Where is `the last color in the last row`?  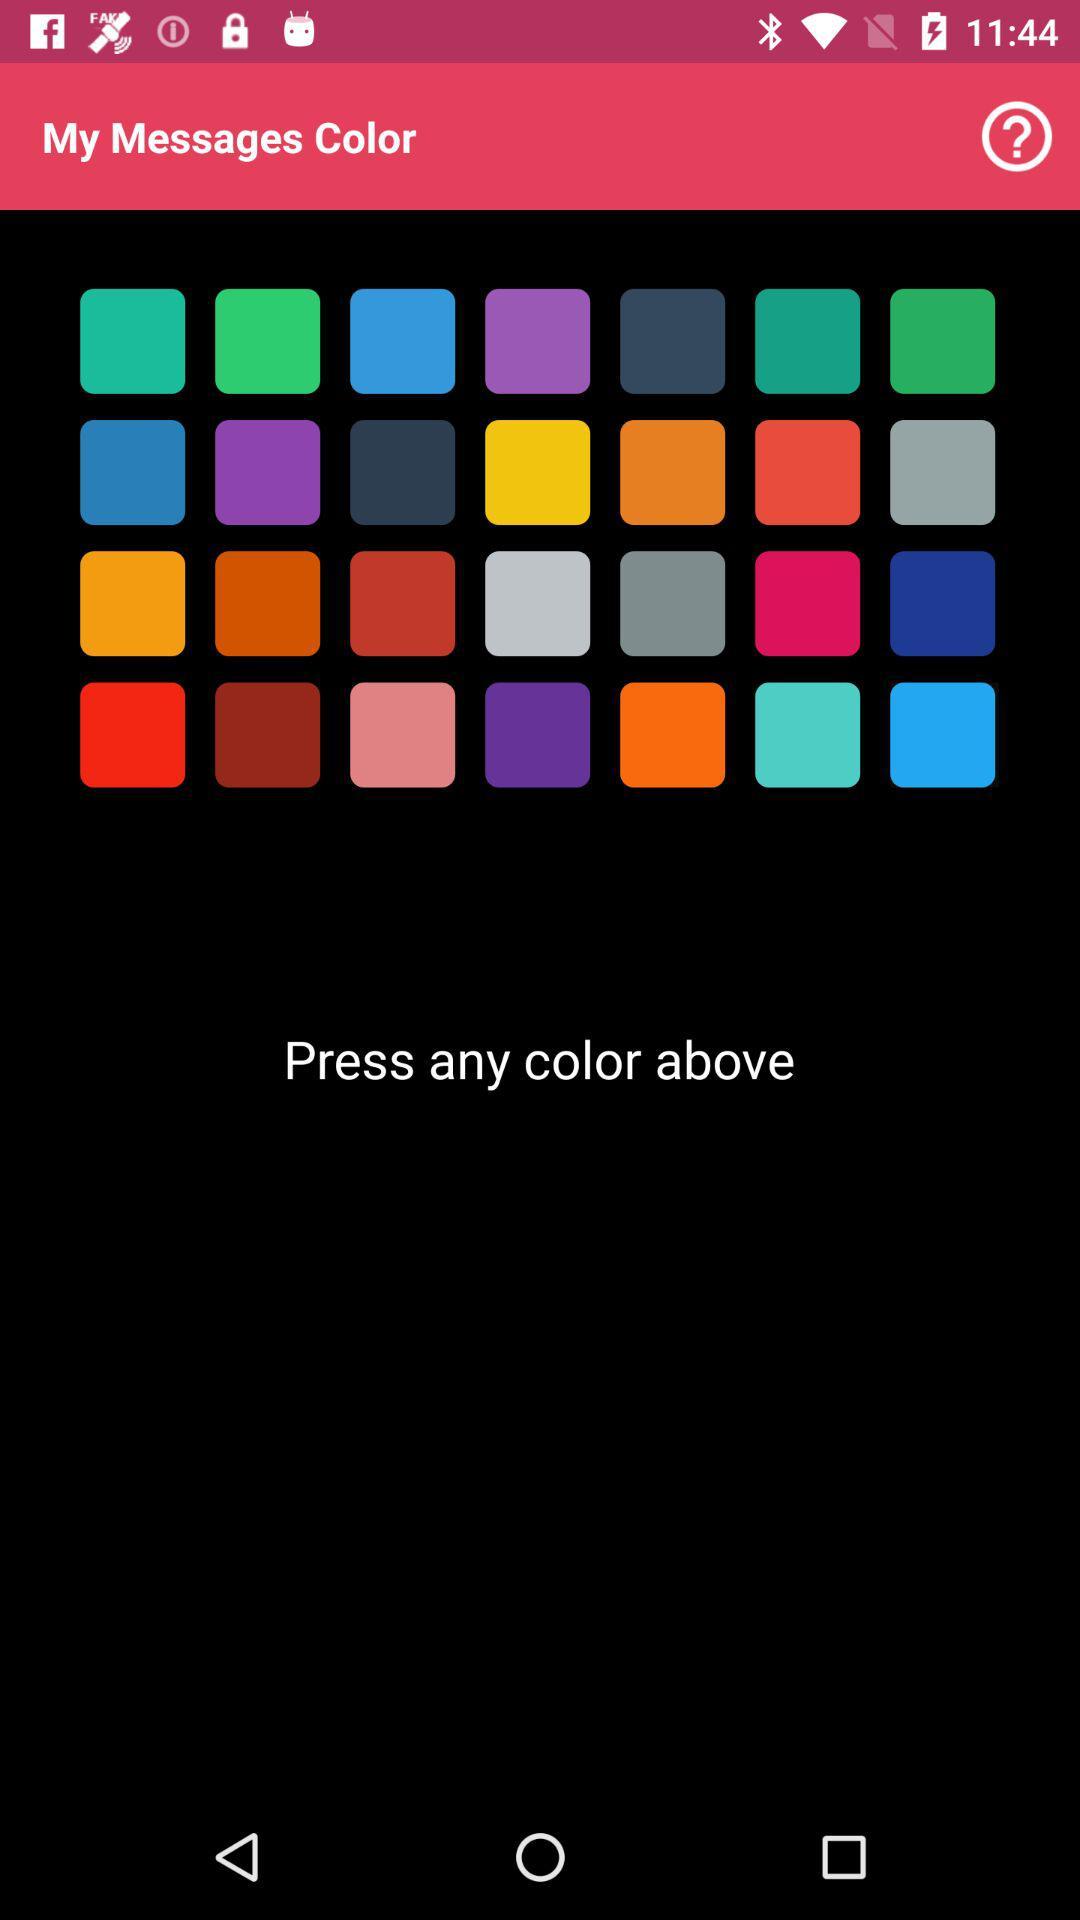 the last color in the last row is located at coordinates (942, 734).